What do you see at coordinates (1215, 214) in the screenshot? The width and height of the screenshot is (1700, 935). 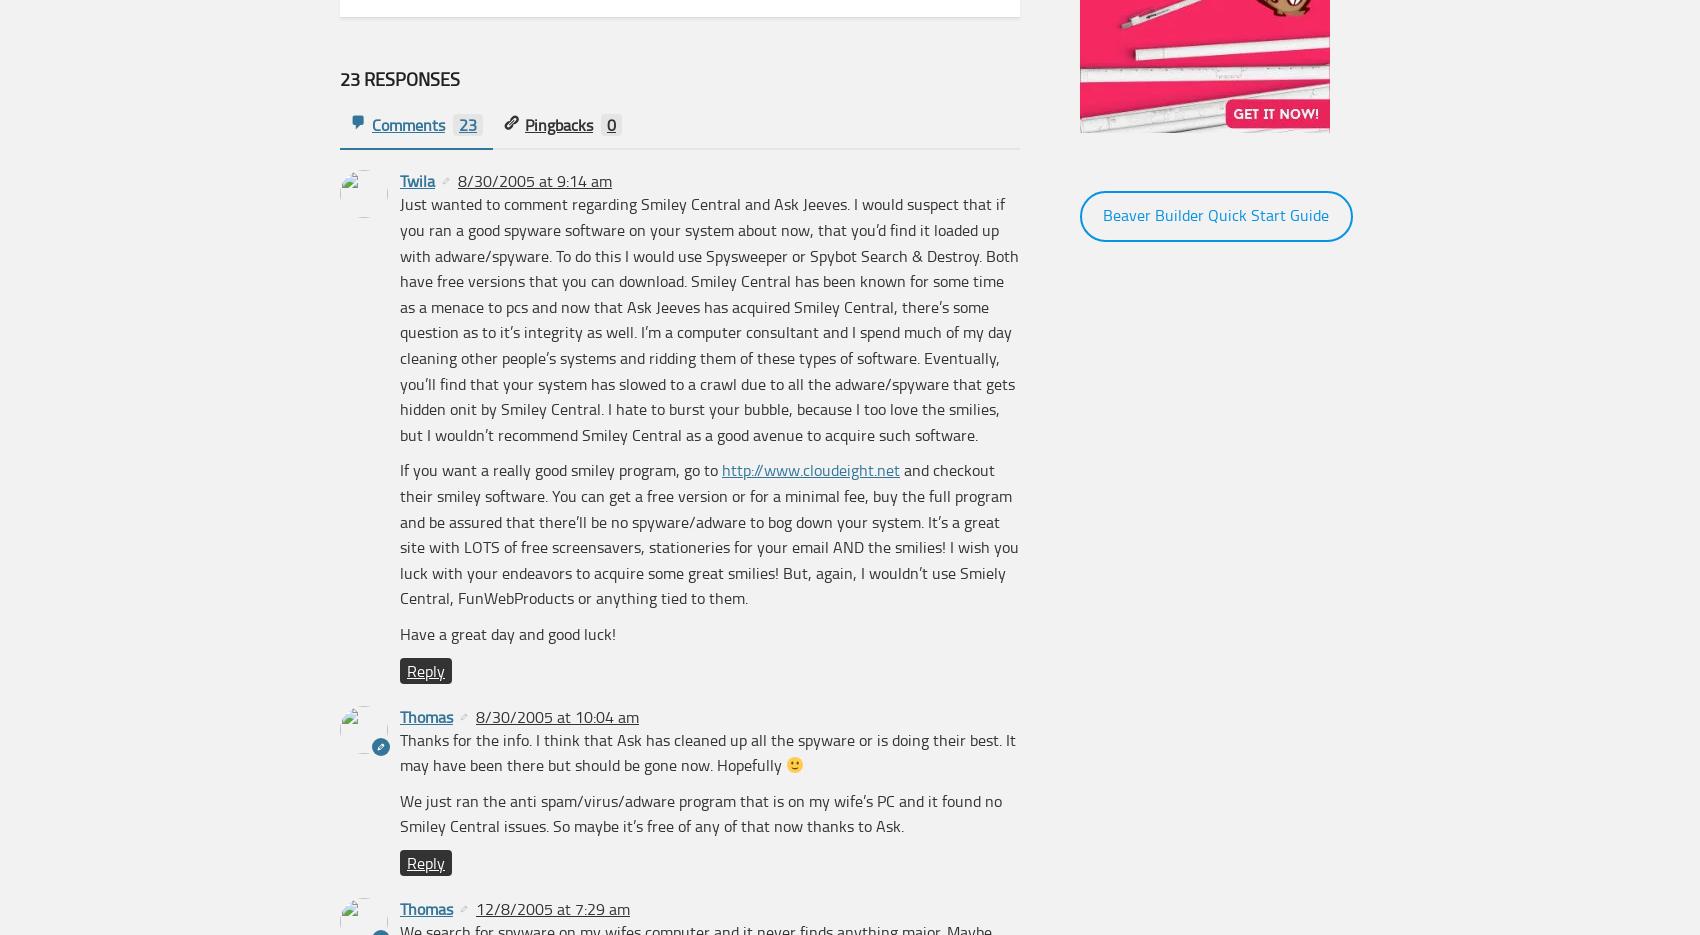 I see `'Beaver Builder Quick Start Guide'` at bounding box center [1215, 214].